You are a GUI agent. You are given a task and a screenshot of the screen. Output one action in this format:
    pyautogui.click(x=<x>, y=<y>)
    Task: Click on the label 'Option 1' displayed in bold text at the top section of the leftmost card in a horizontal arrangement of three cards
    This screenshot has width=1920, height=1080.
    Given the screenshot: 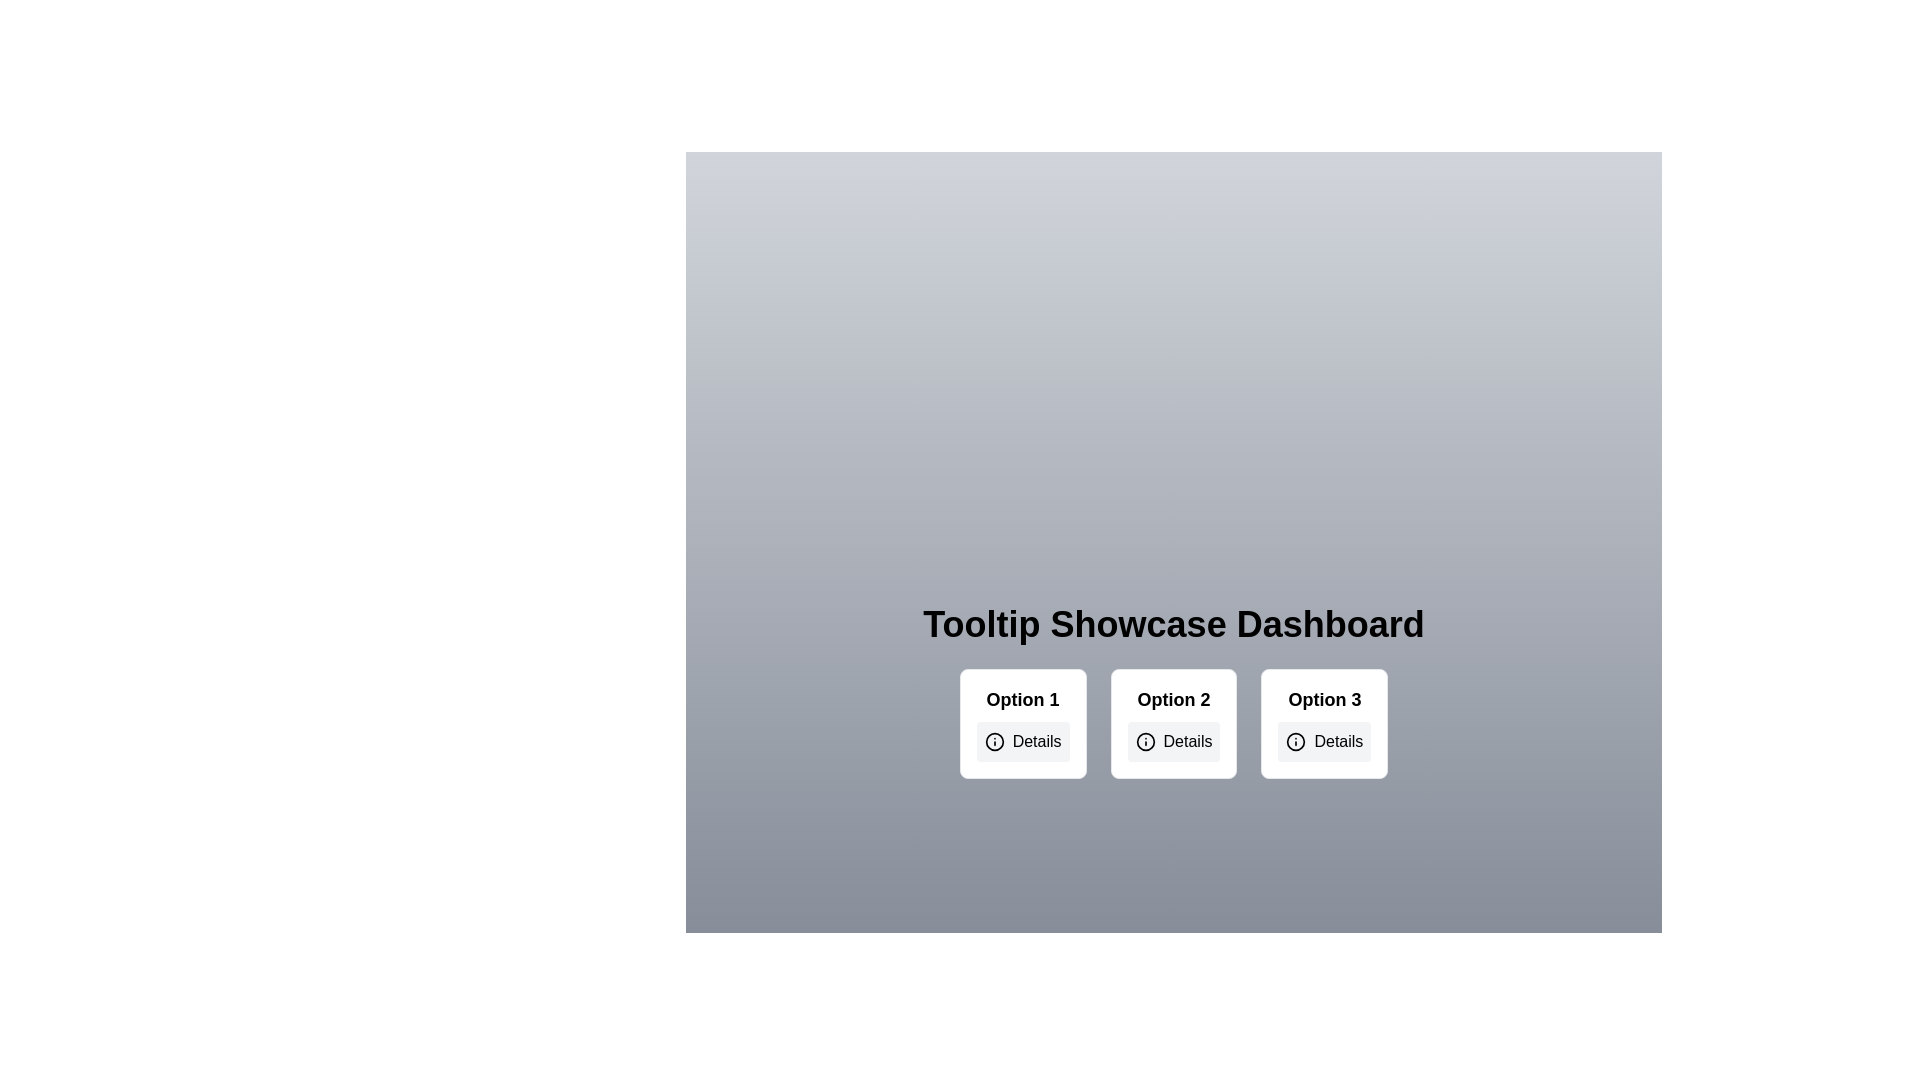 What is the action you would take?
    pyautogui.click(x=1023, y=698)
    